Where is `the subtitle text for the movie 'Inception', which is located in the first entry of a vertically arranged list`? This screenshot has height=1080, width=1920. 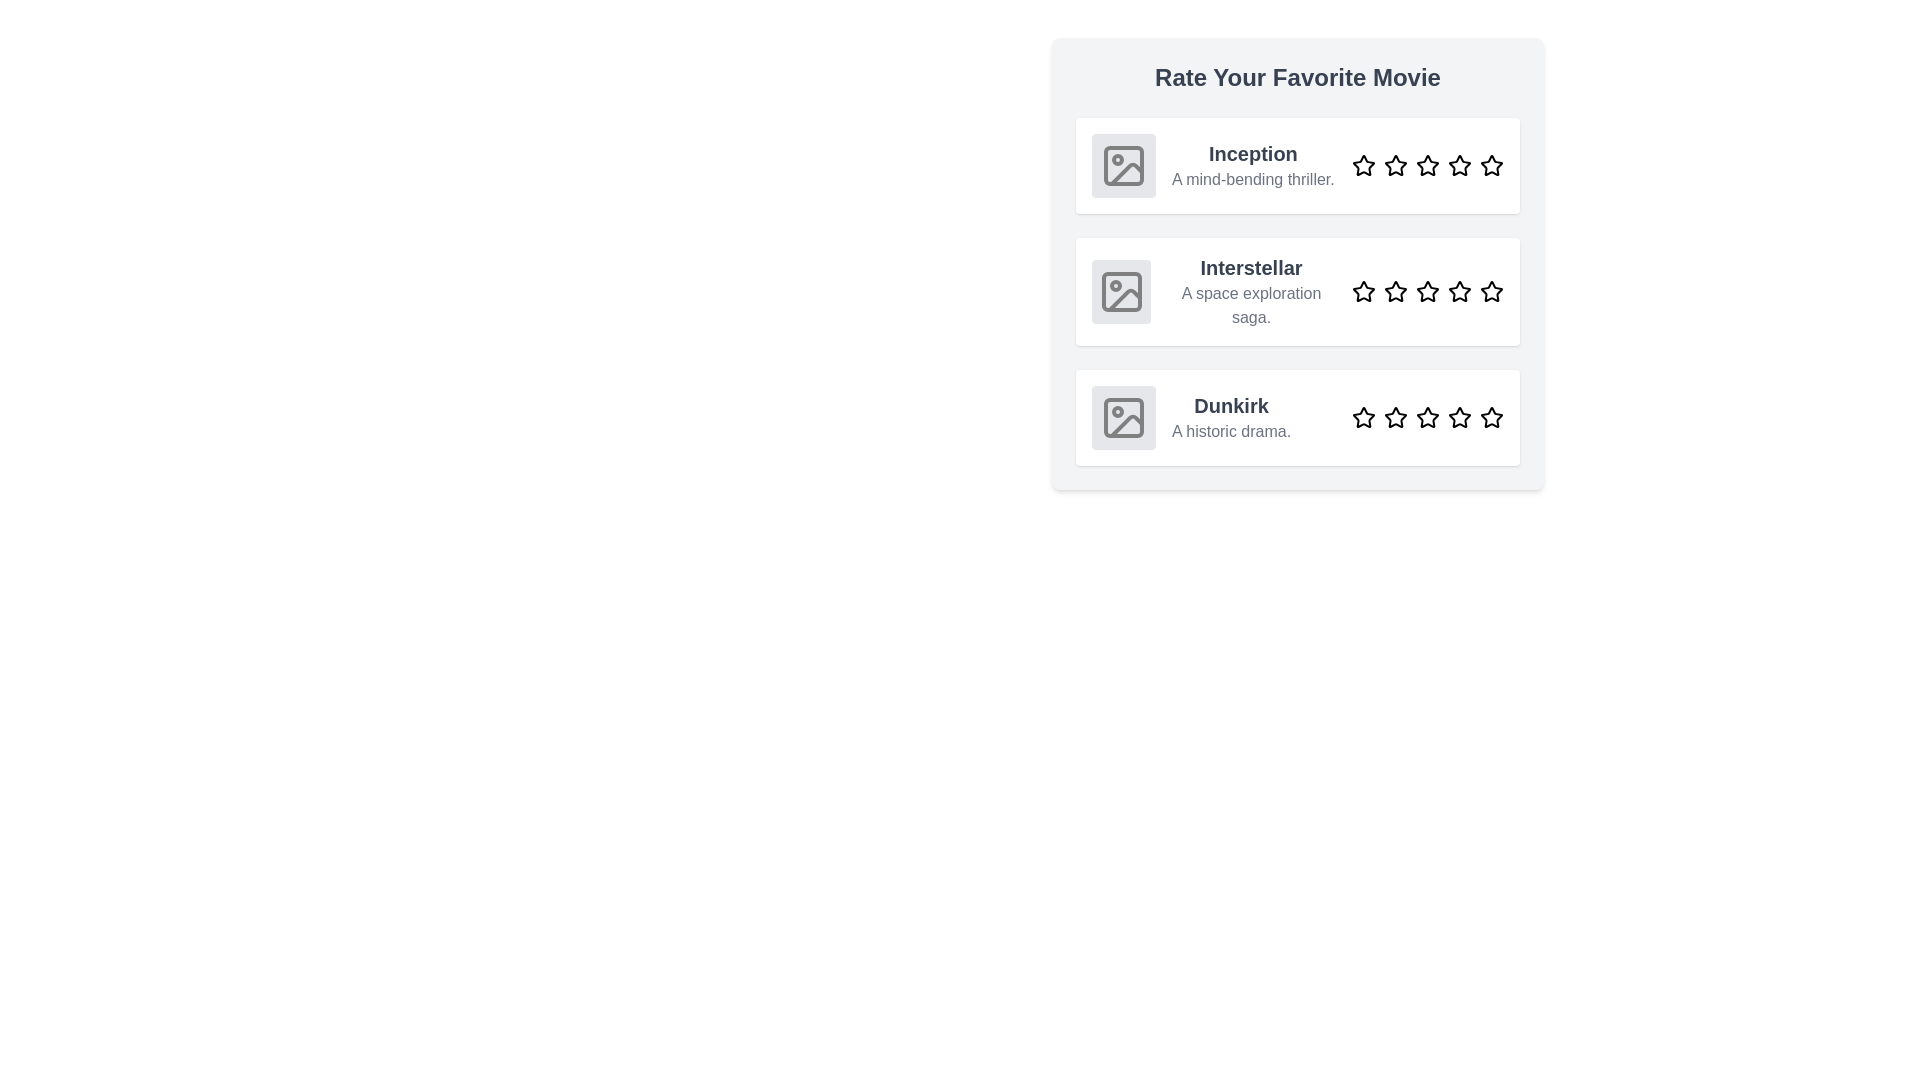
the subtitle text for the movie 'Inception', which is located in the first entry of a vertically arranged list is located at coordinates (1252, 180).